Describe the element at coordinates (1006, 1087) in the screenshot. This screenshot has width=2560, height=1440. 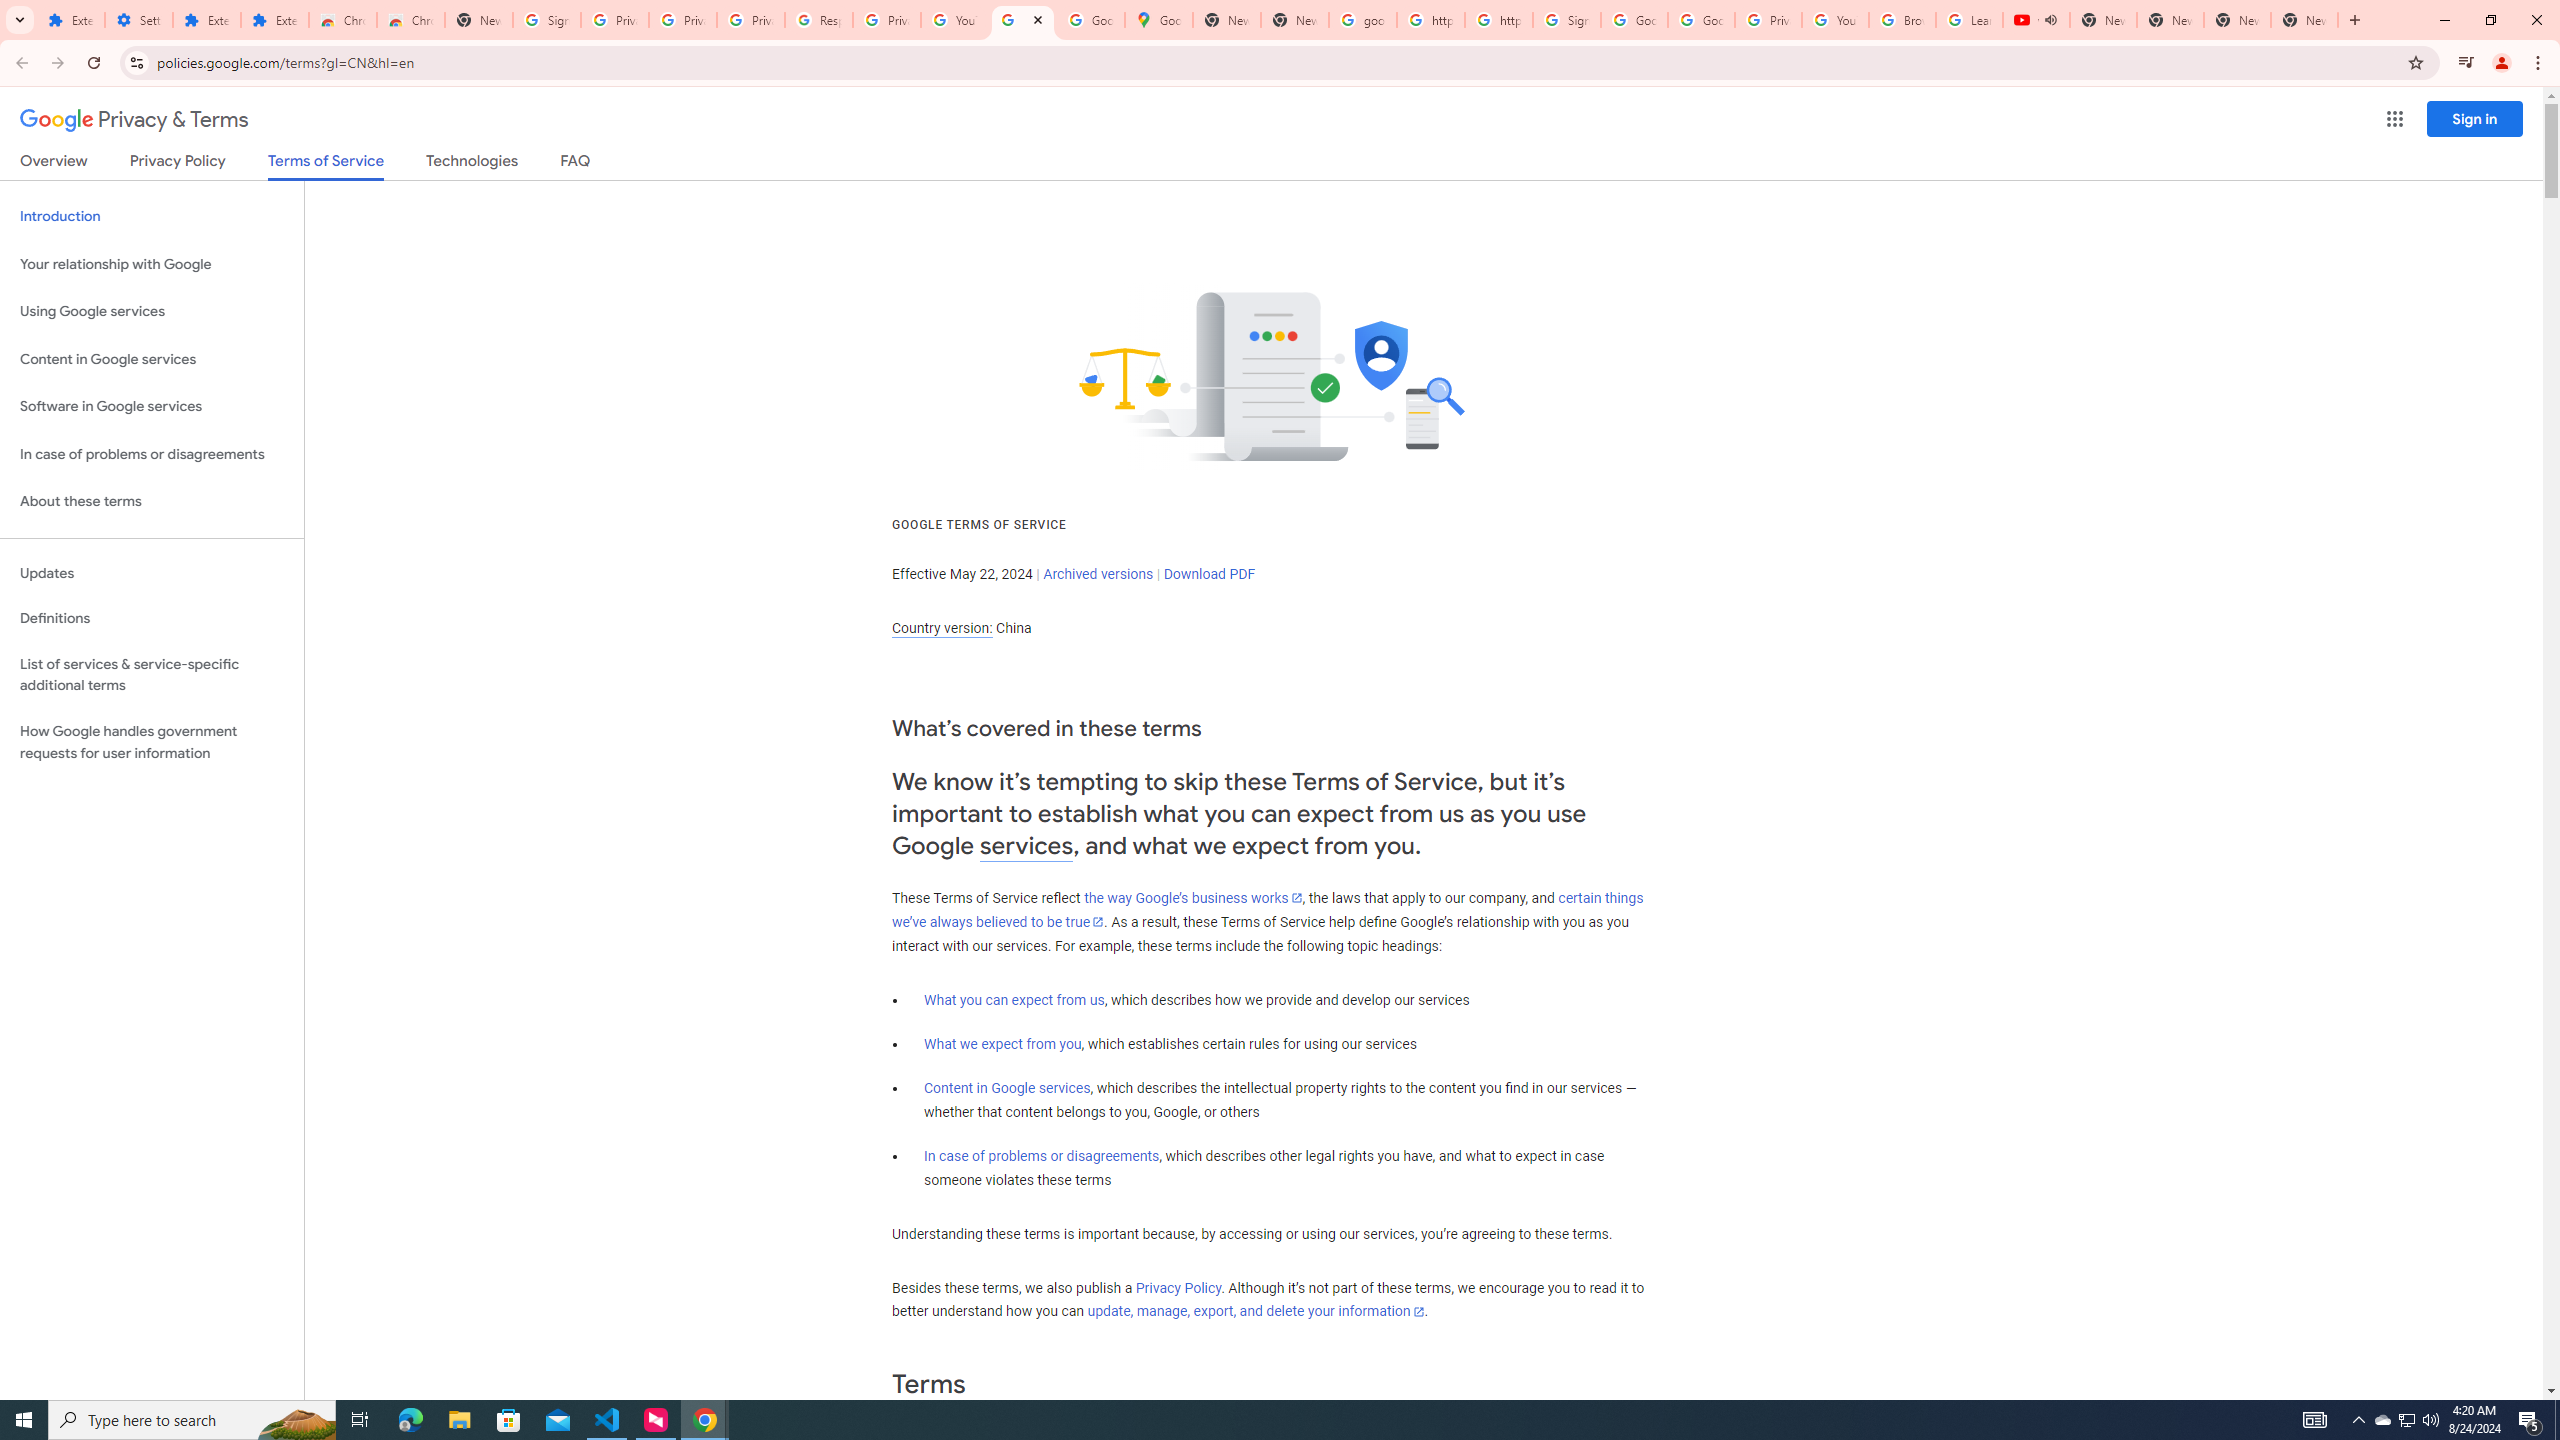
I see `'Content in Google services'` at that location.